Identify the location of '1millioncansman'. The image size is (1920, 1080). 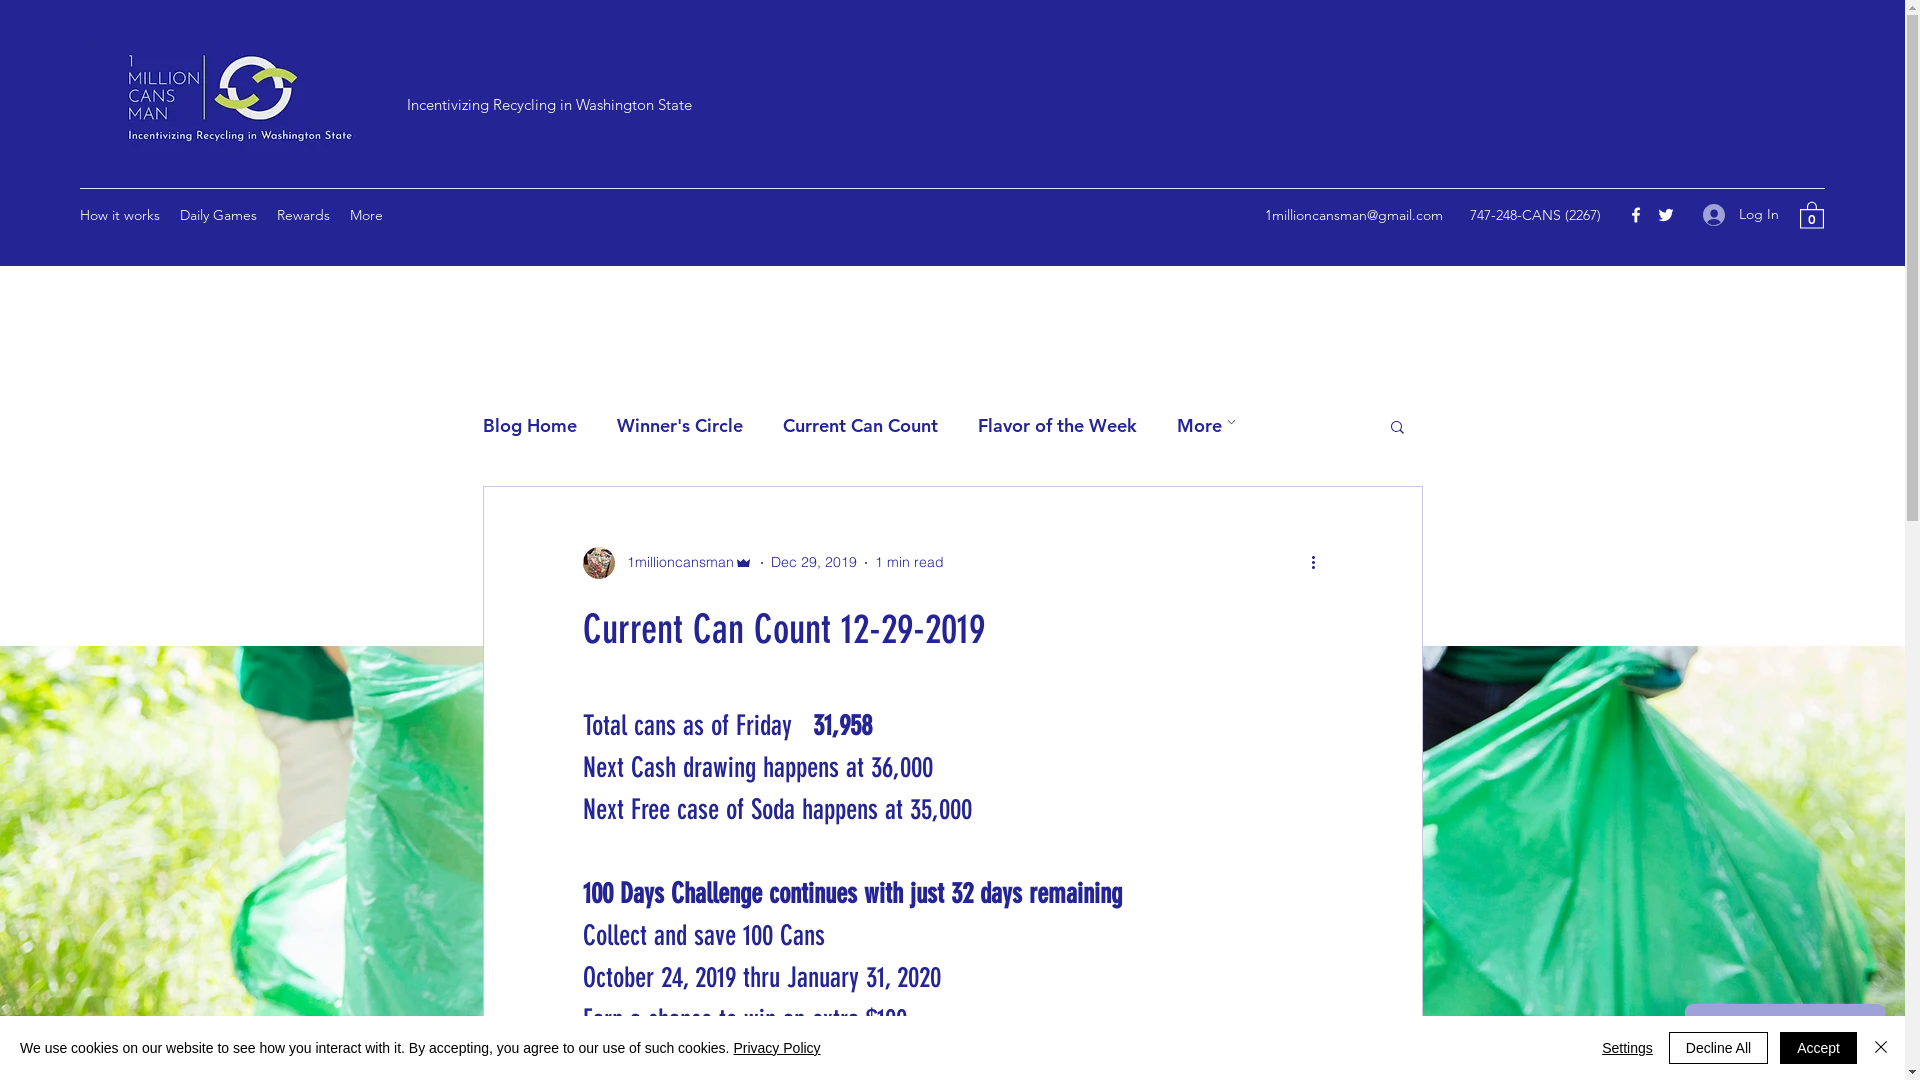
(667, 563).